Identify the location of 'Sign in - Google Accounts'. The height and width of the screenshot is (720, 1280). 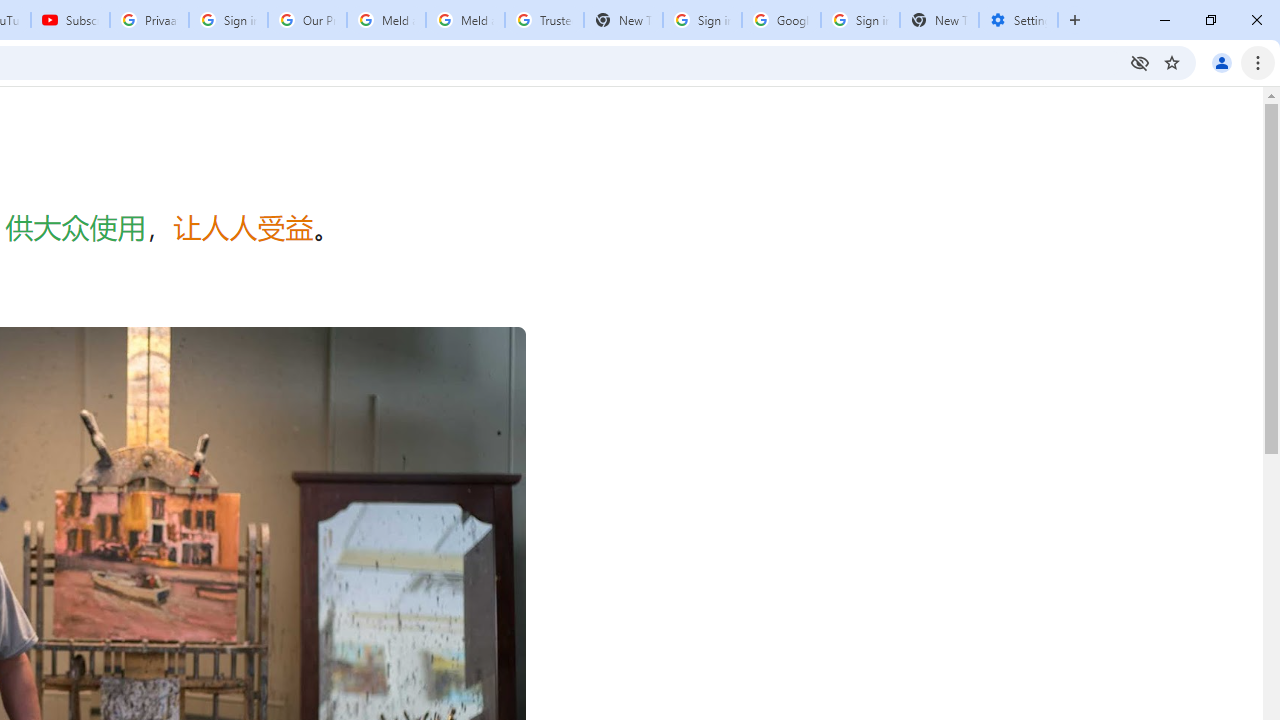
(228, 20).